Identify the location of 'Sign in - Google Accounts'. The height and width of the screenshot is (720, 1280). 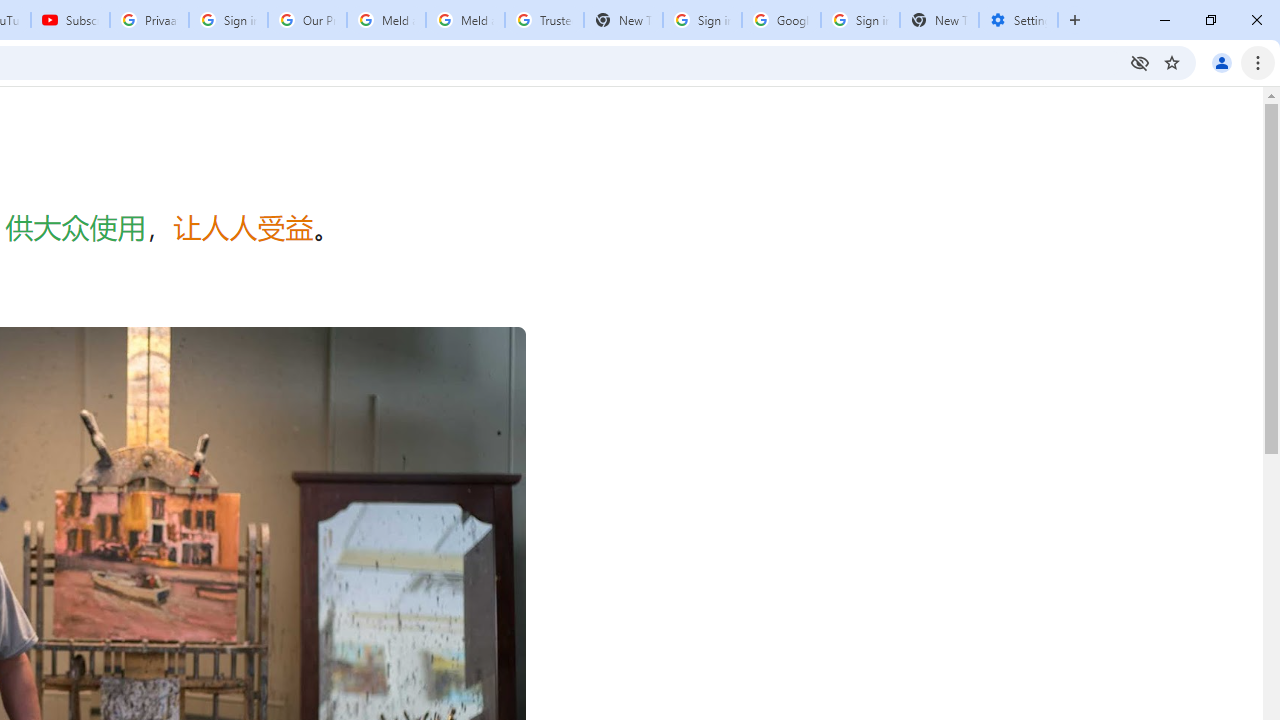
(228, 20).